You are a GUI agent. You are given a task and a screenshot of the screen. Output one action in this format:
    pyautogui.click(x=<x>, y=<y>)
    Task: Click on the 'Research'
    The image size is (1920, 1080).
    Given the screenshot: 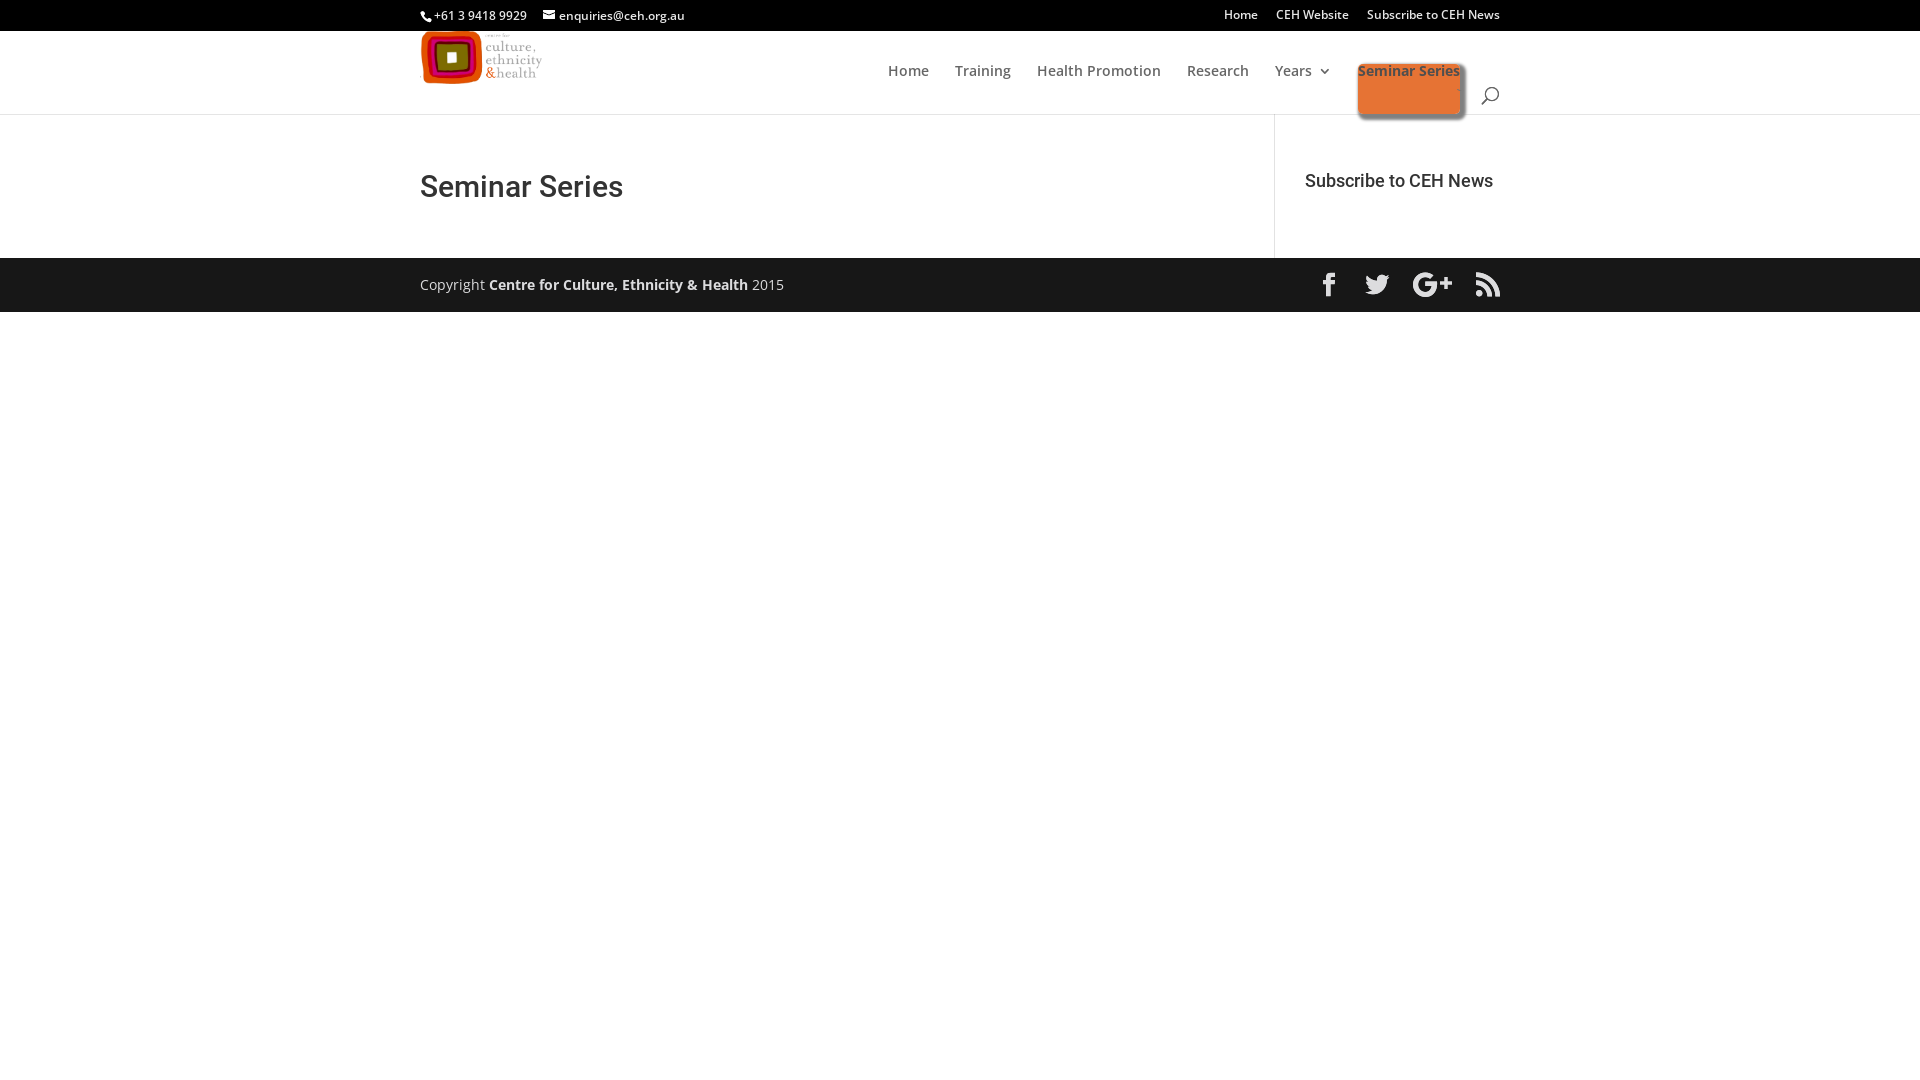 What is the action you would take?
    pyautogui.click(x=1217, y=86)
    